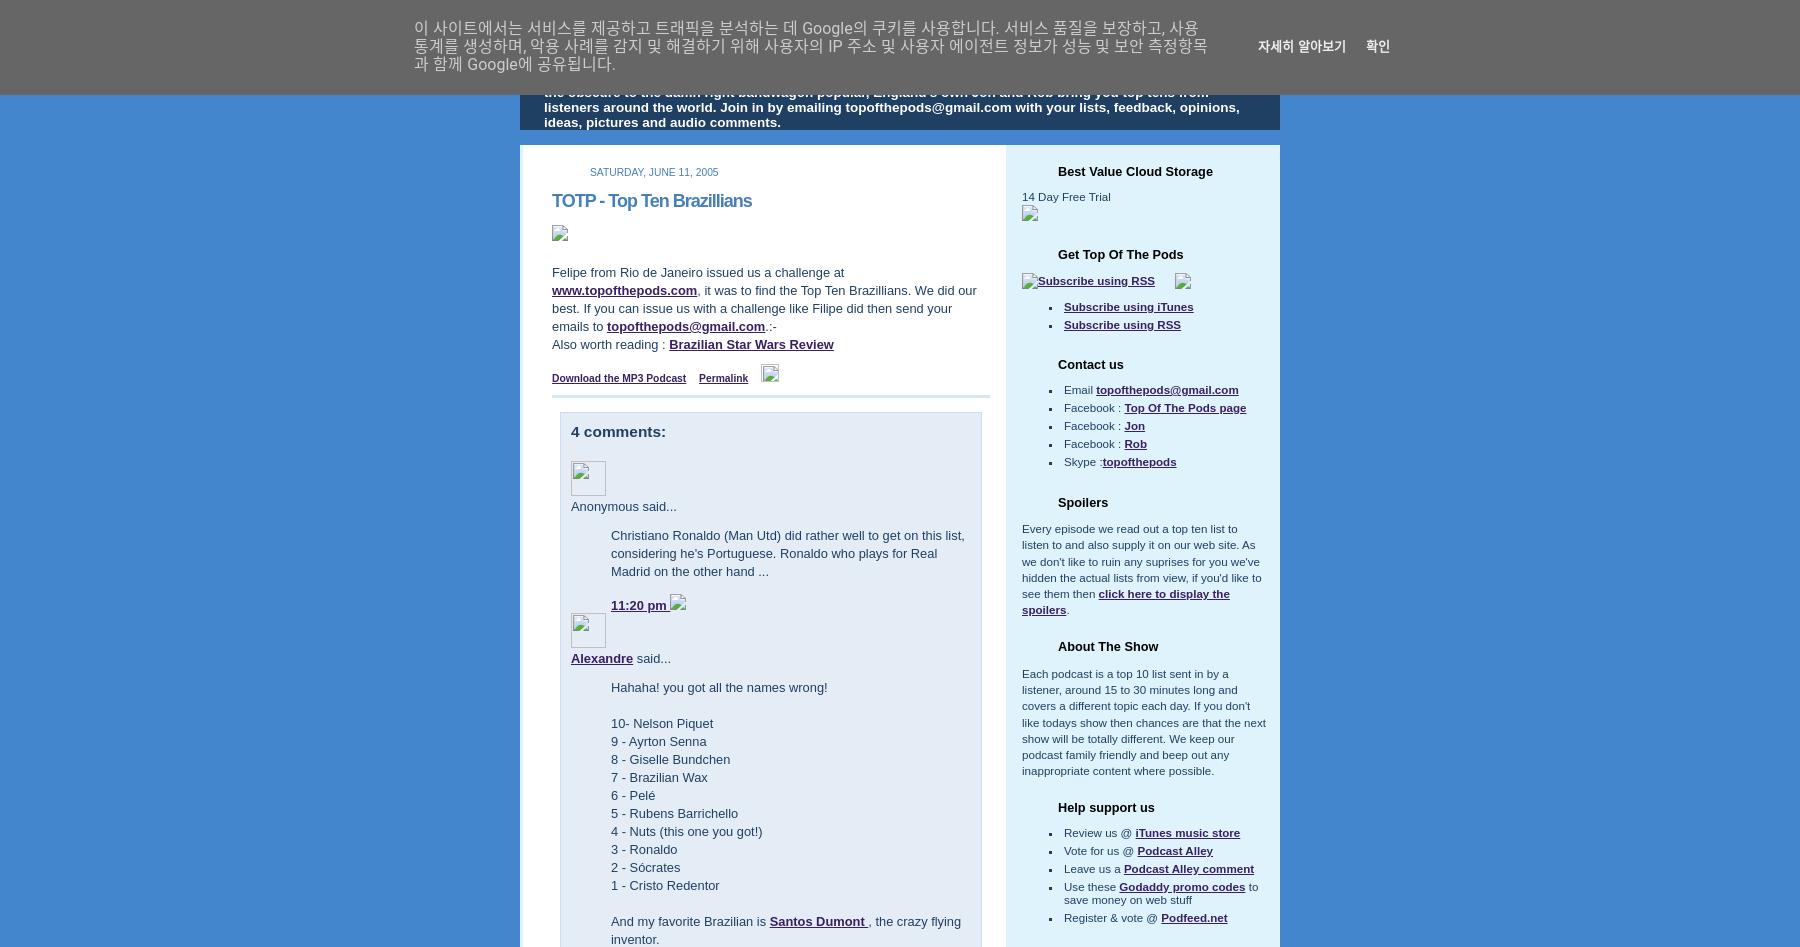  Describe the element at coordinates (624, 289) in the screenshot. I see `'www.topofthepods.com'` at that location.